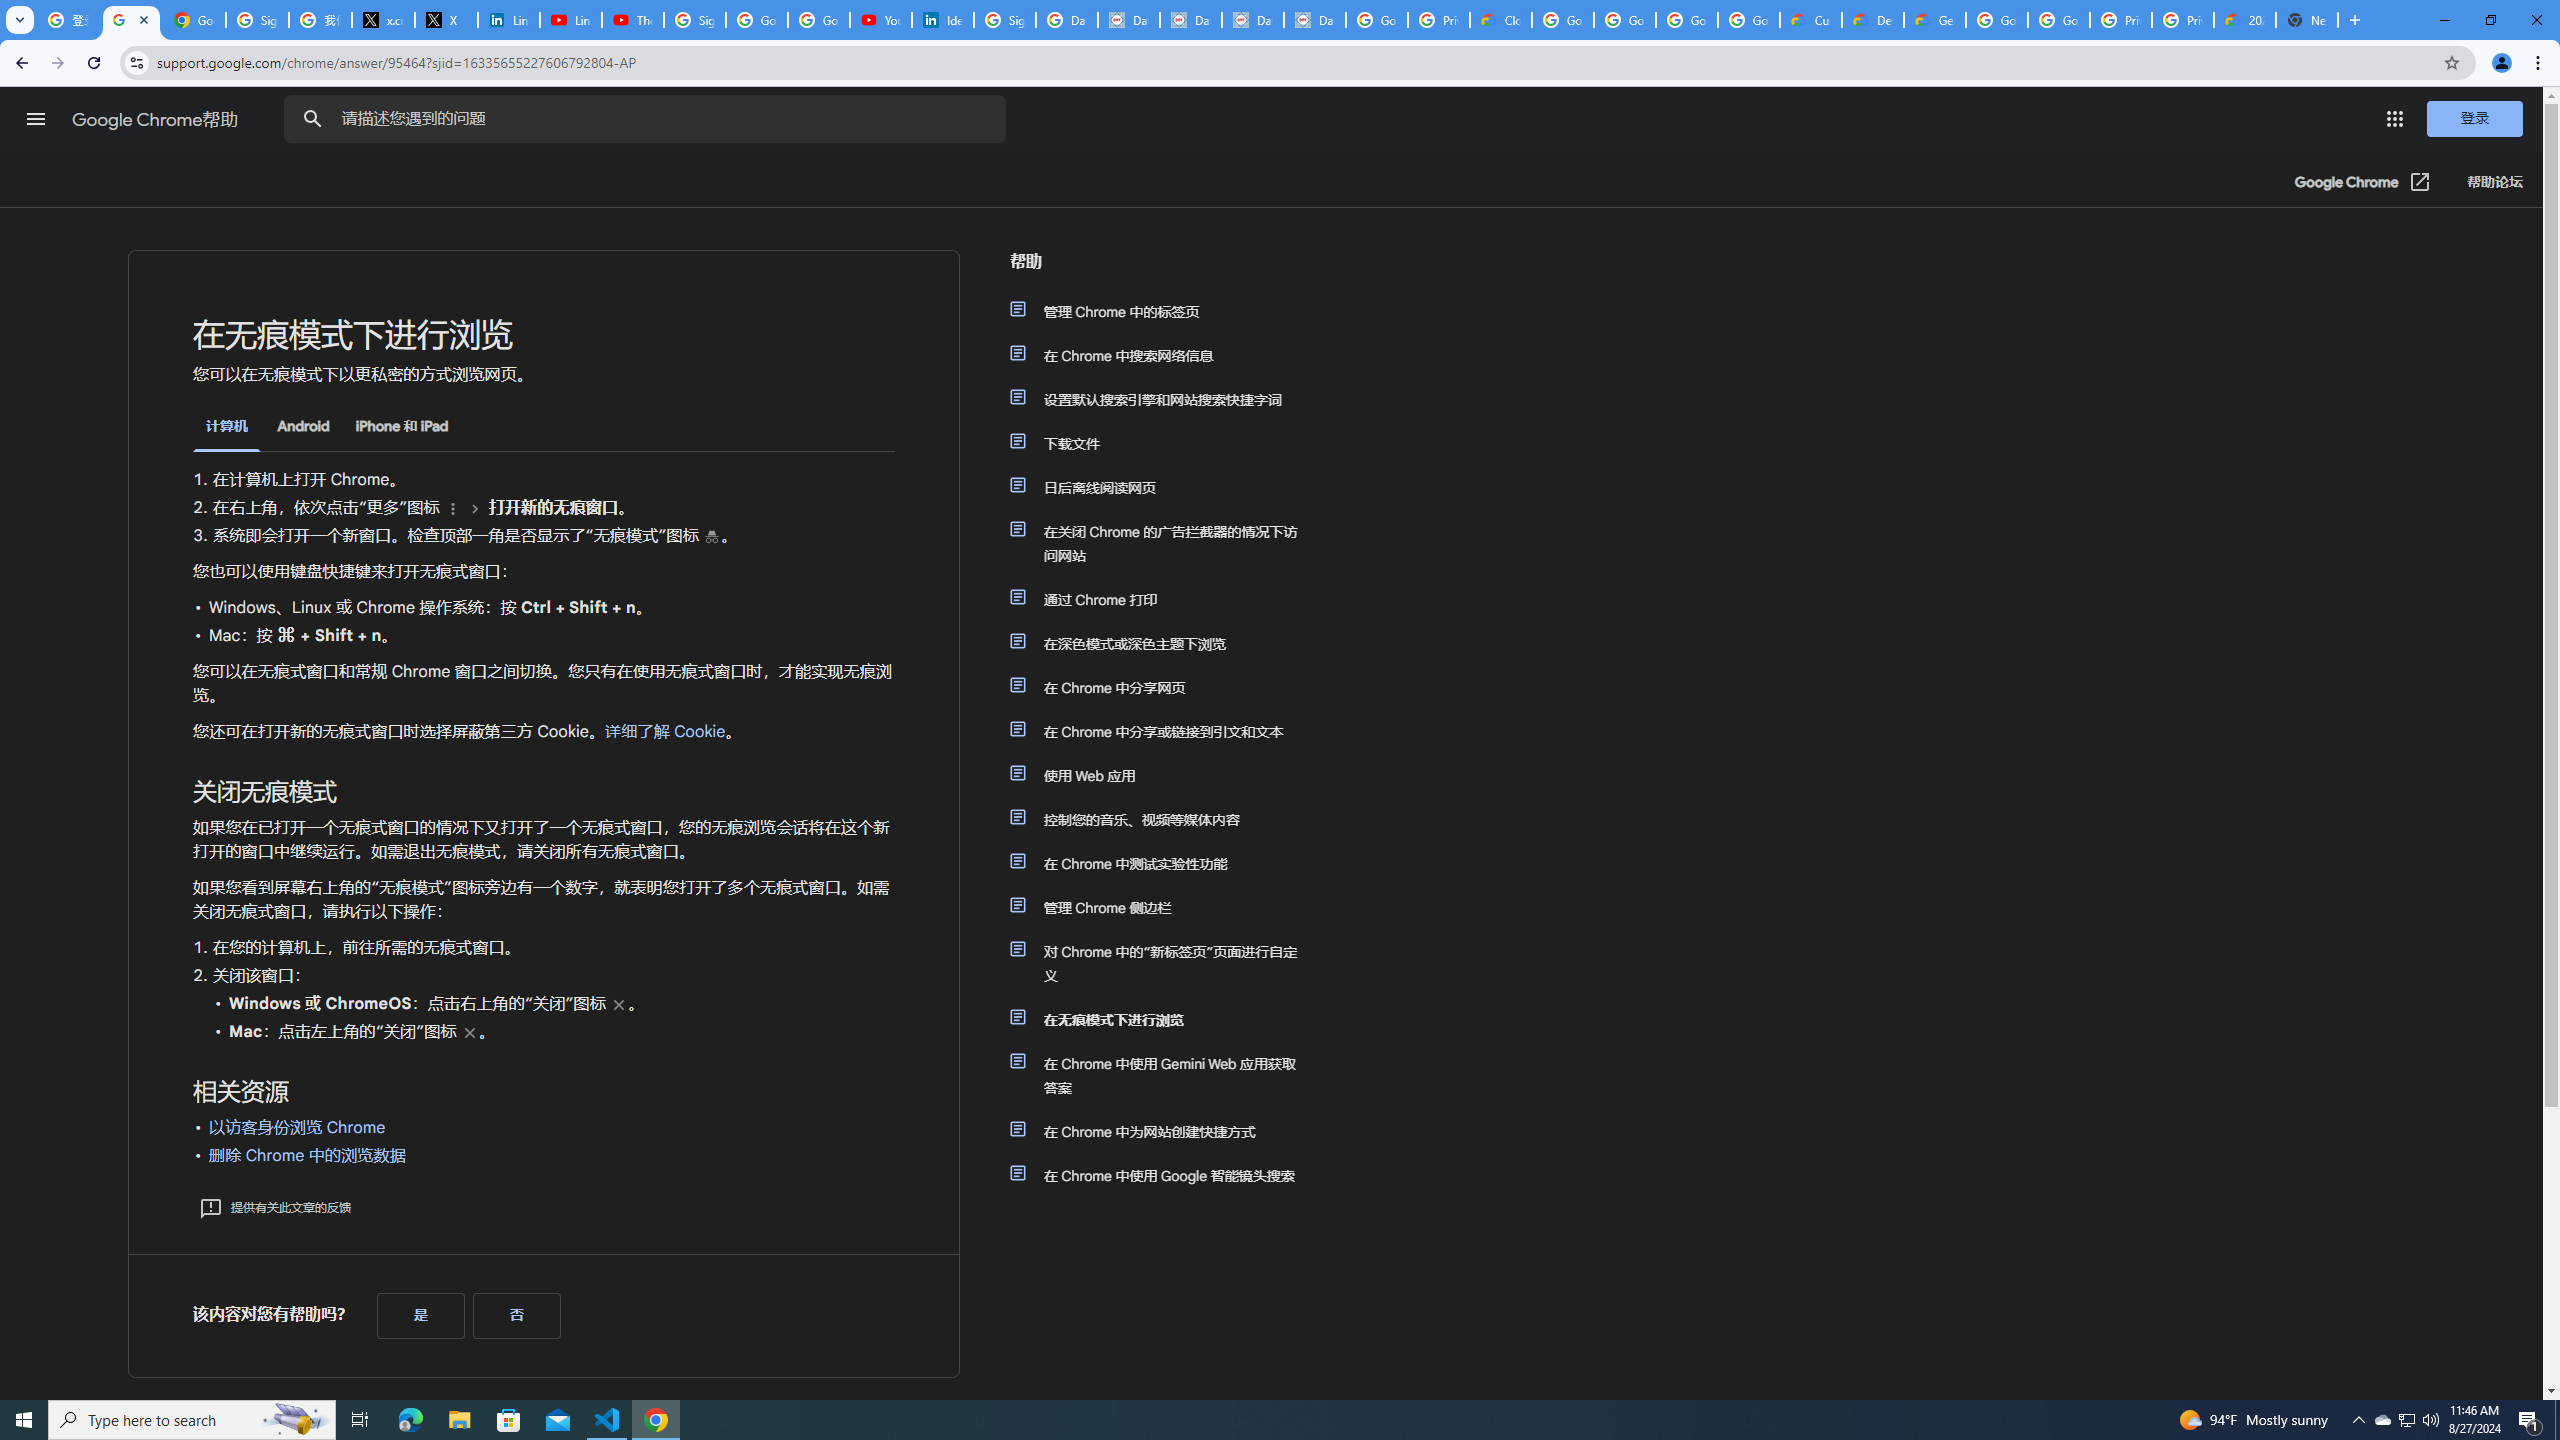 The height and width of the screenshot is (1440, 2560). Describe the element at coordinates (1810, 19) in the screenshot. I see `'Customer Care | Google Cloud'` at that location.